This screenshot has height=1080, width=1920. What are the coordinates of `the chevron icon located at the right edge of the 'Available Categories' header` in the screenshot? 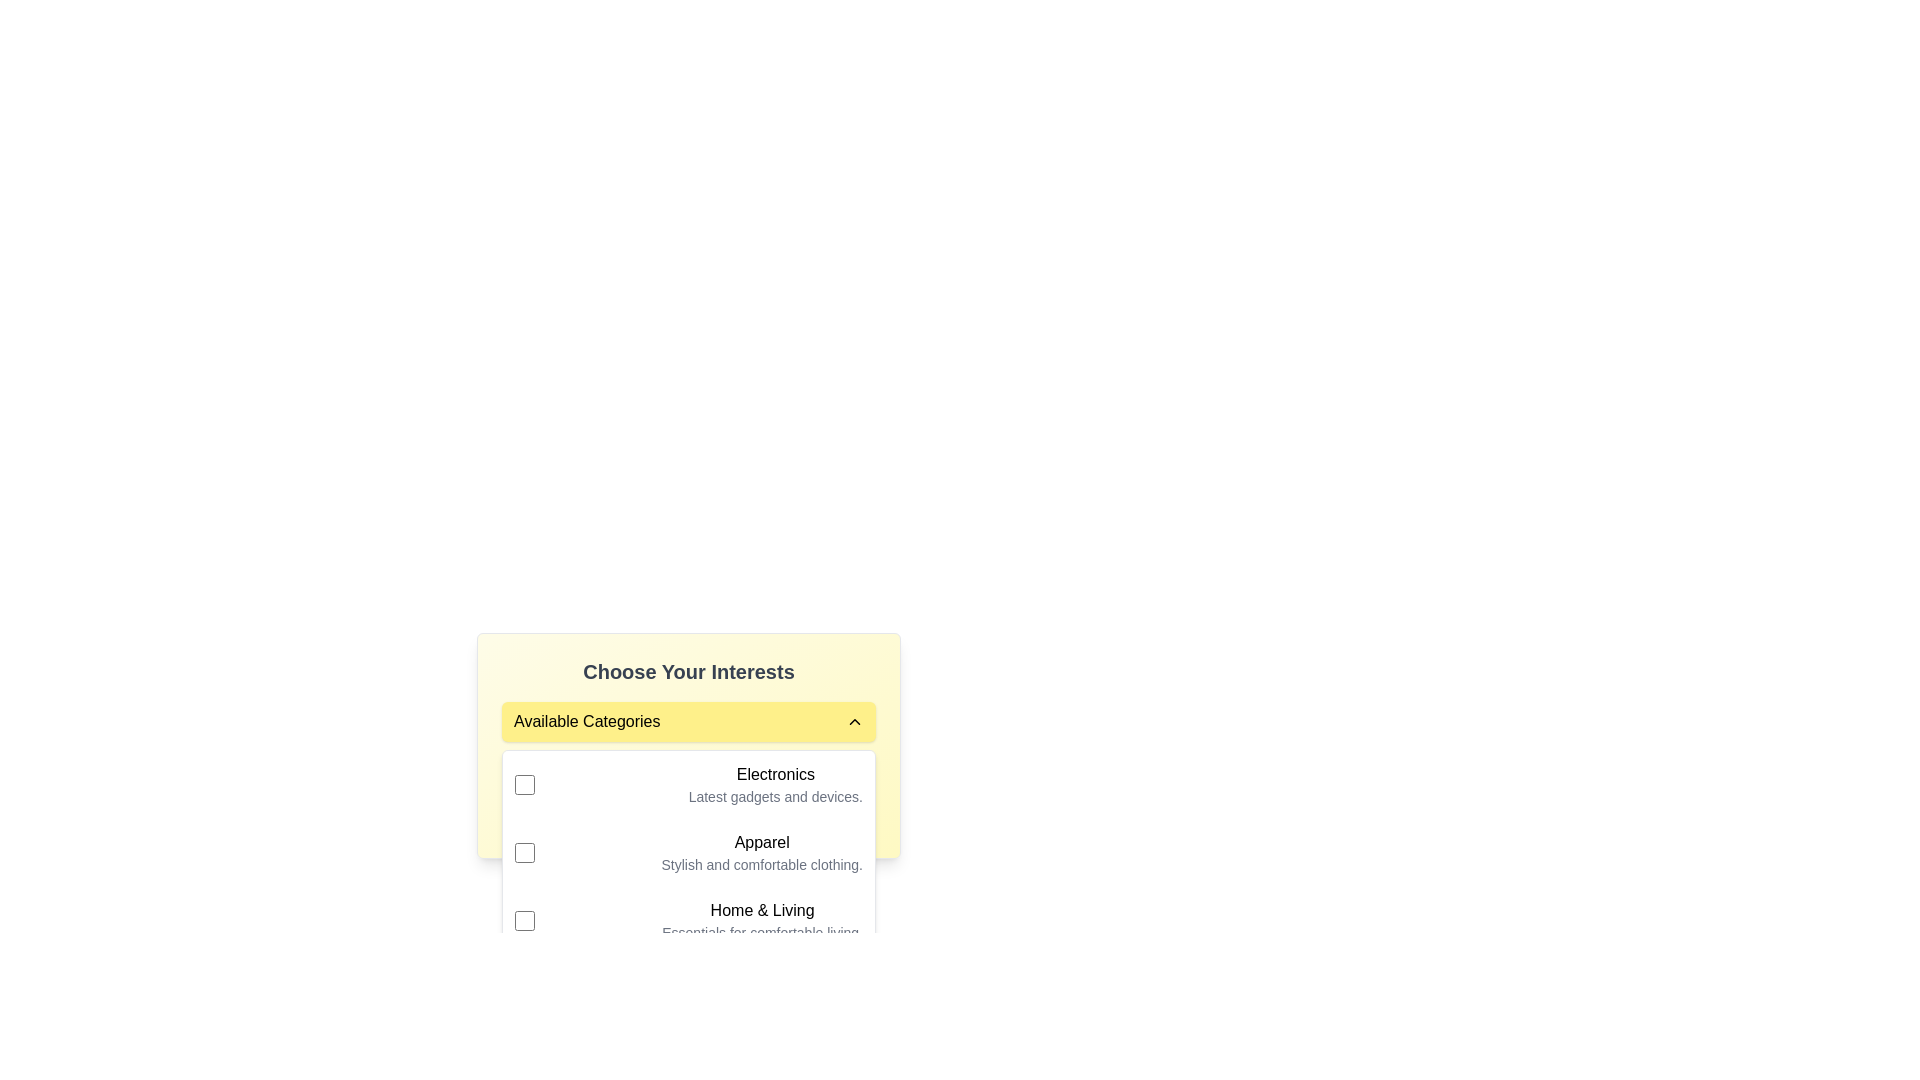 It's located at (854, 721).